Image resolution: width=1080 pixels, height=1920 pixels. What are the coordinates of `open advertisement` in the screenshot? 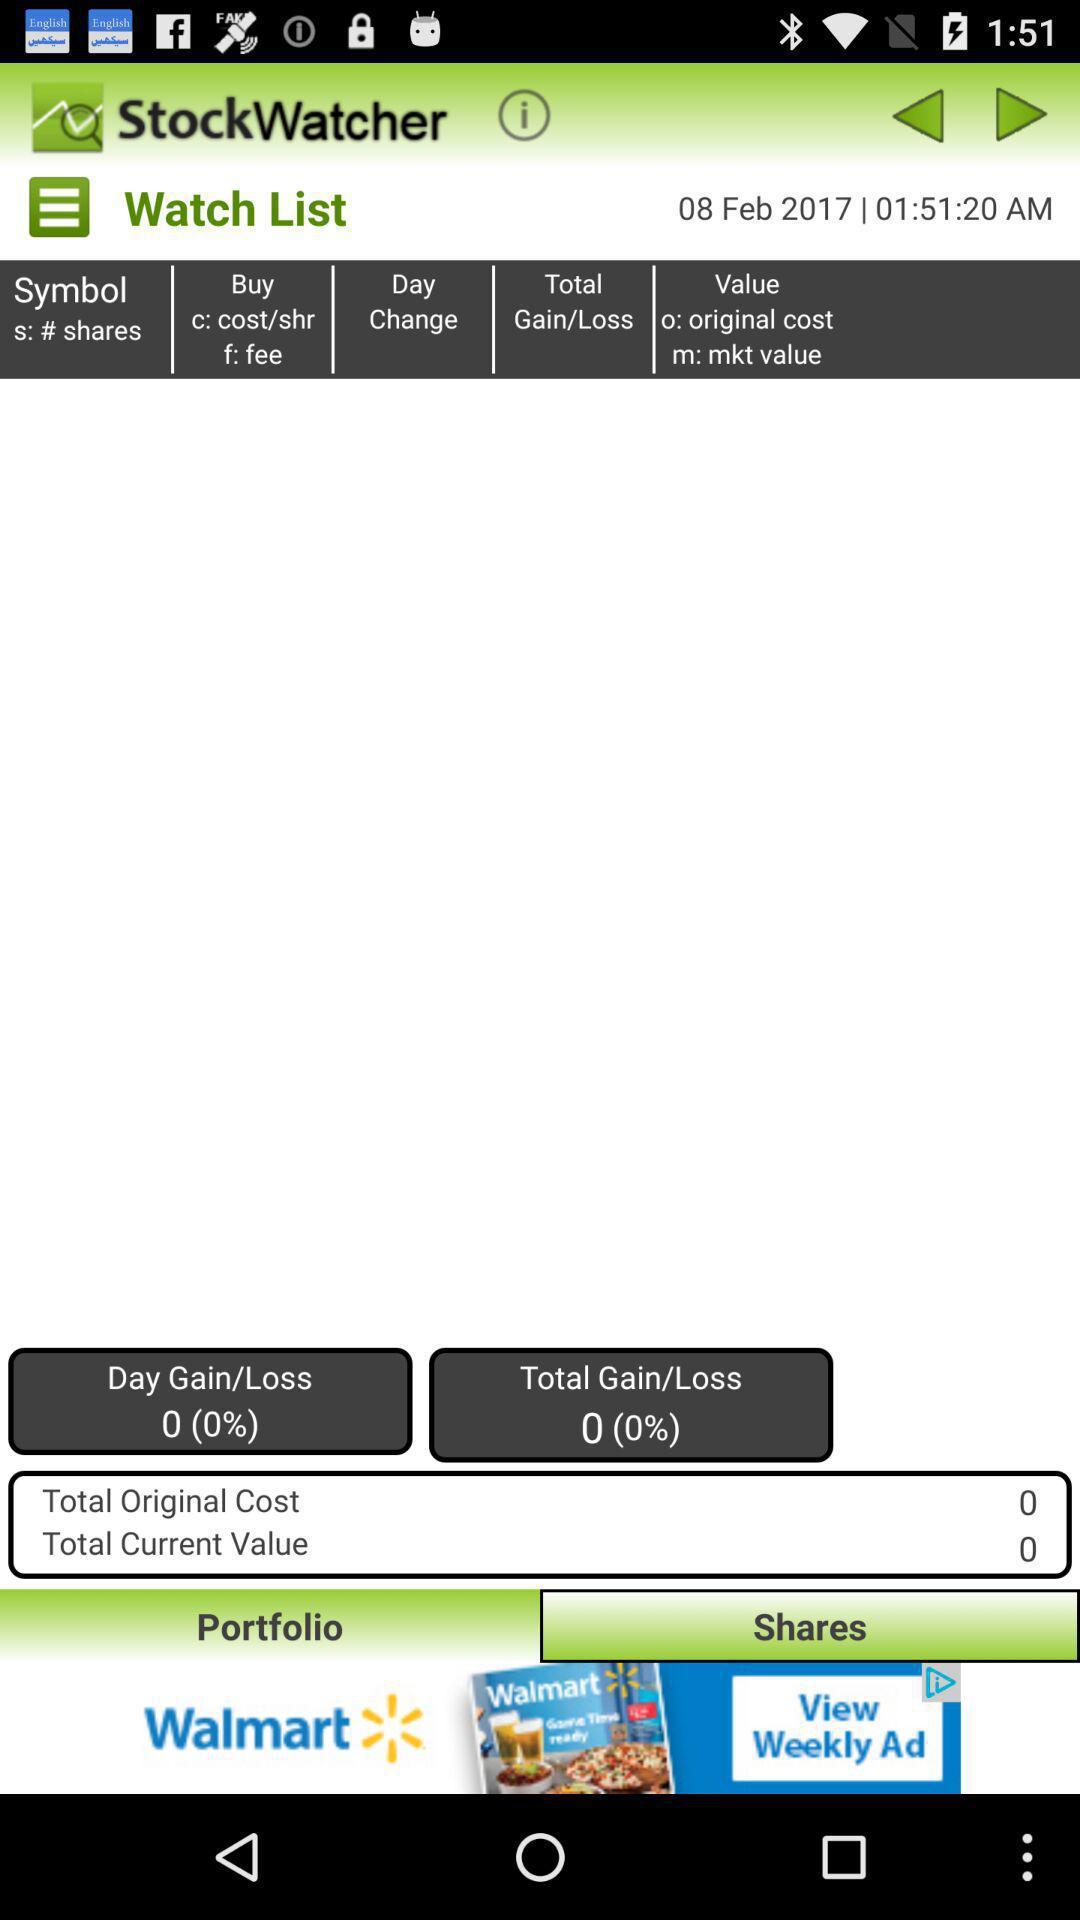 It's located at (540, 1727).